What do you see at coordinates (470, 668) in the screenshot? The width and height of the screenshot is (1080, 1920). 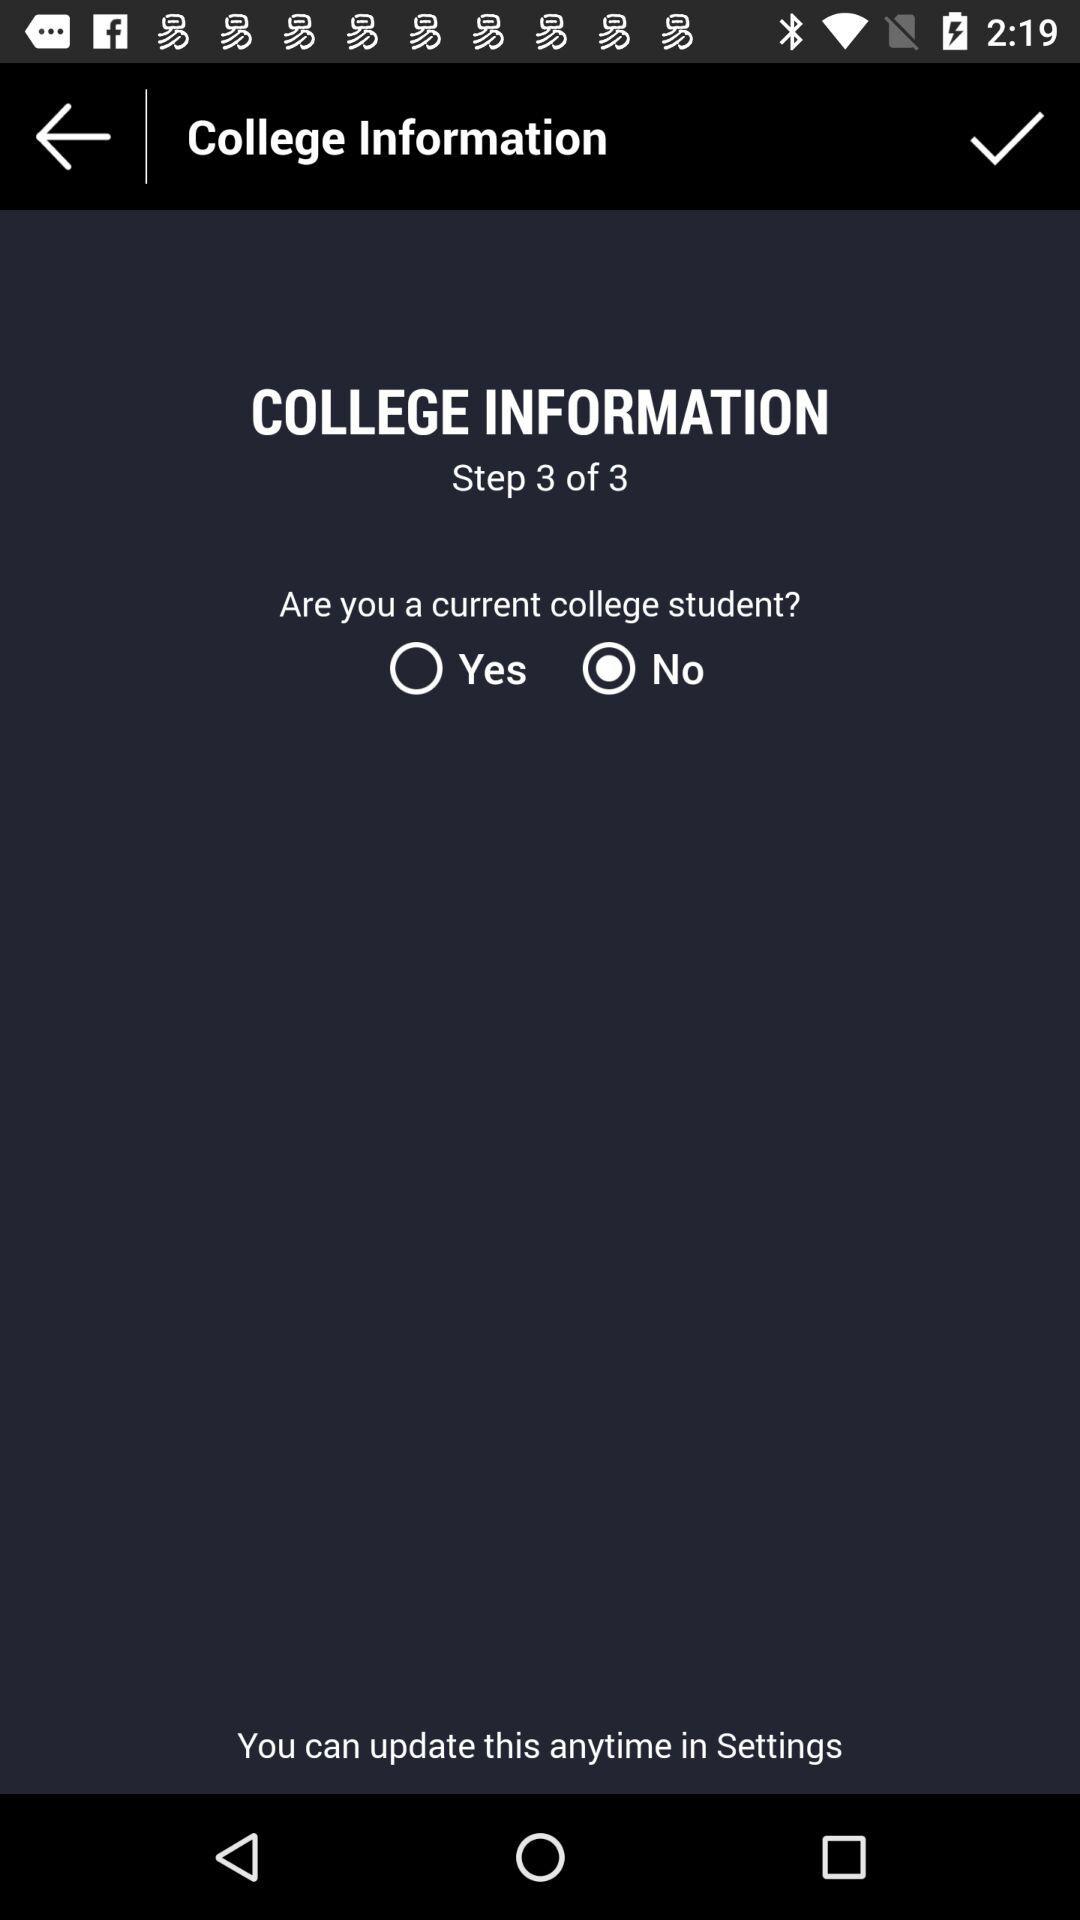 I see `item to the left of the no` at bounding box center [470, 668].